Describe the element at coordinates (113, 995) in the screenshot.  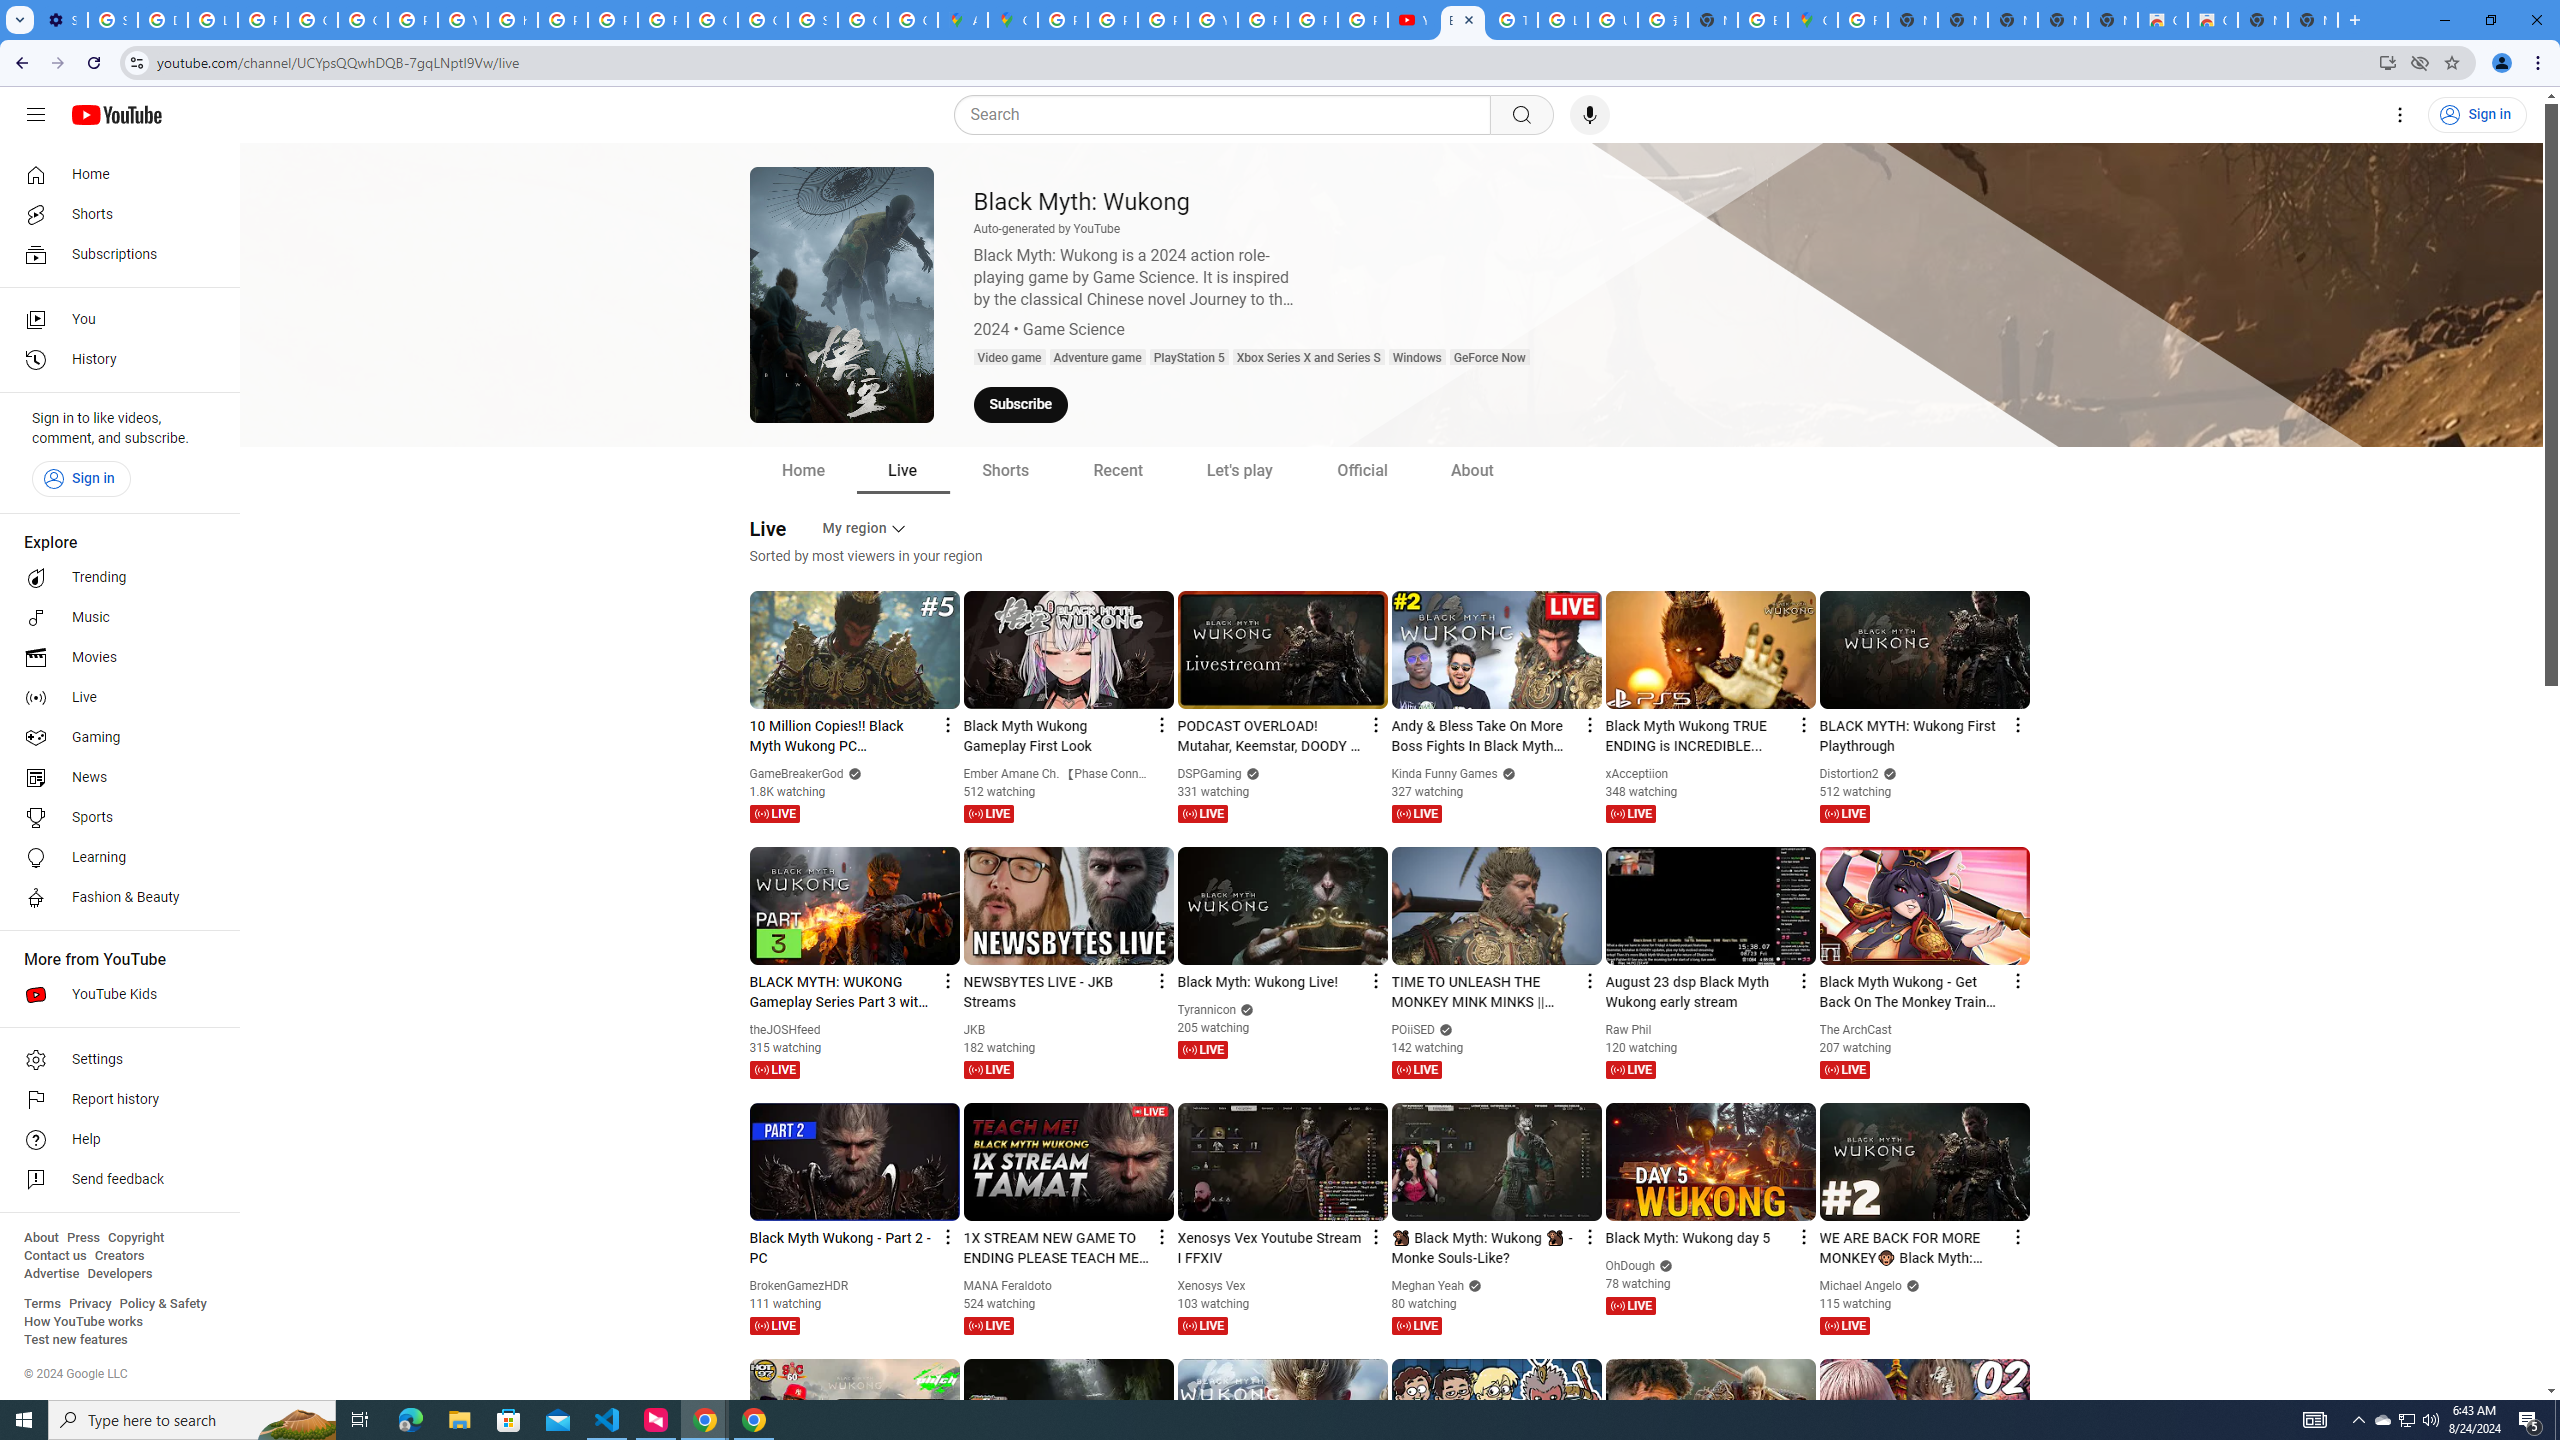
I see `'YouTube Kids'` at that location.